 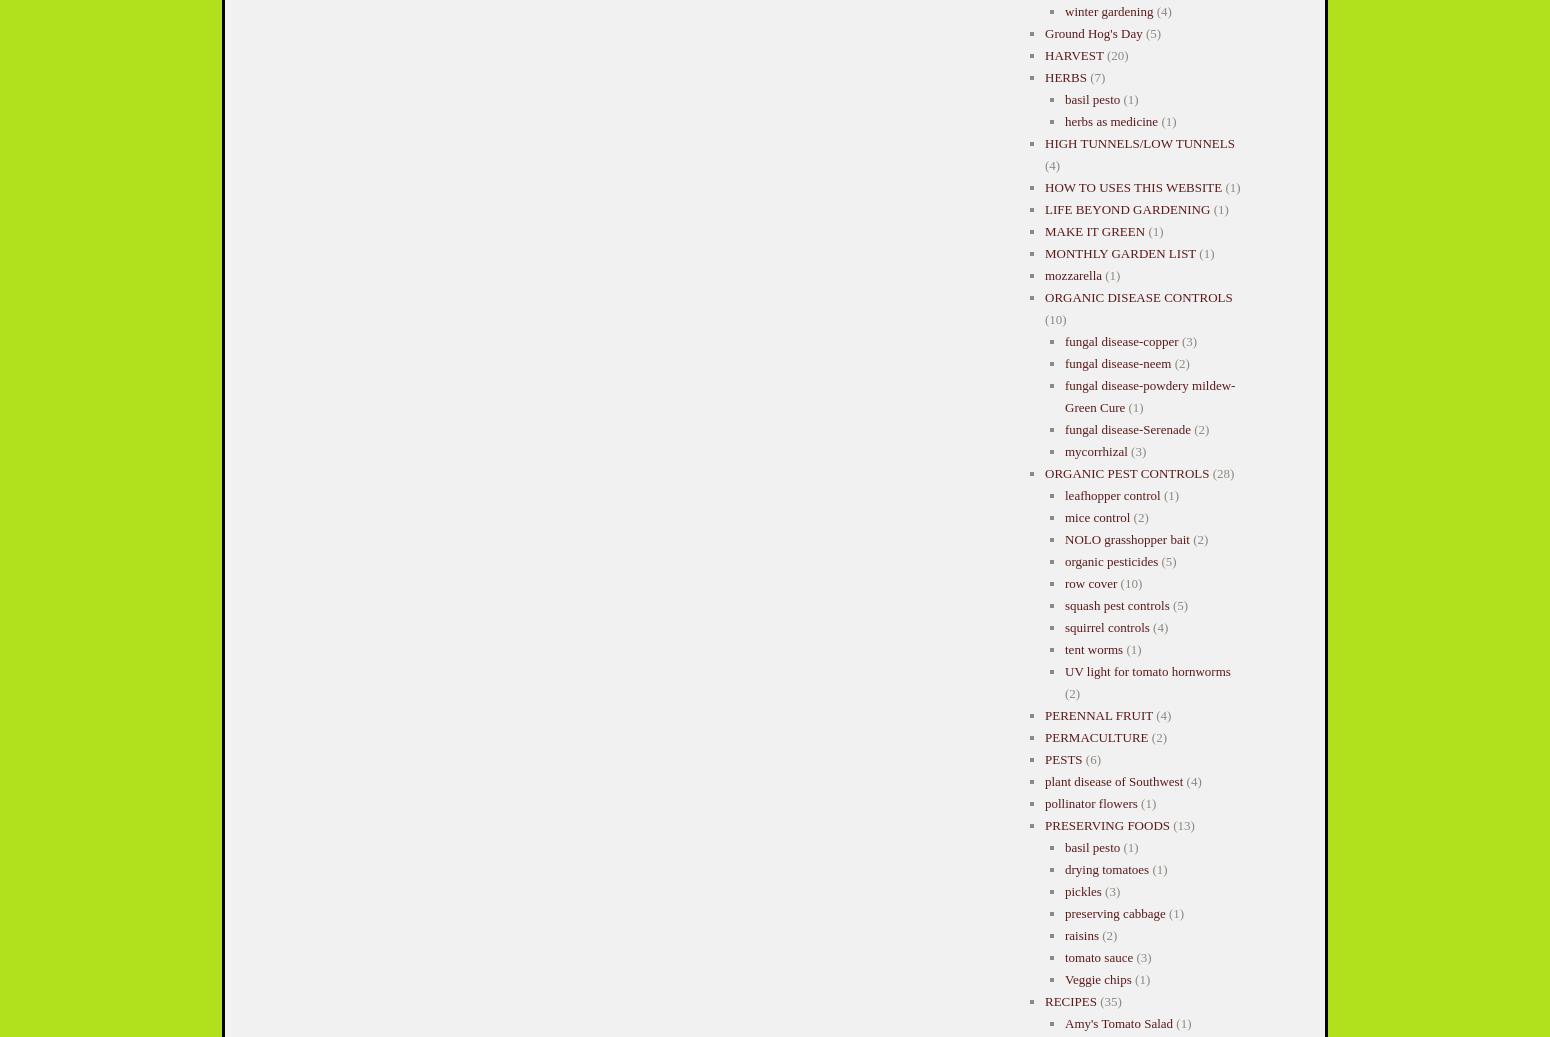 What do you see at coordinates (1138, 142) in the screenshot?
I see `'HIGH TUNNELS/LOW TUNNELS'` at bounding box center [1138, 142].